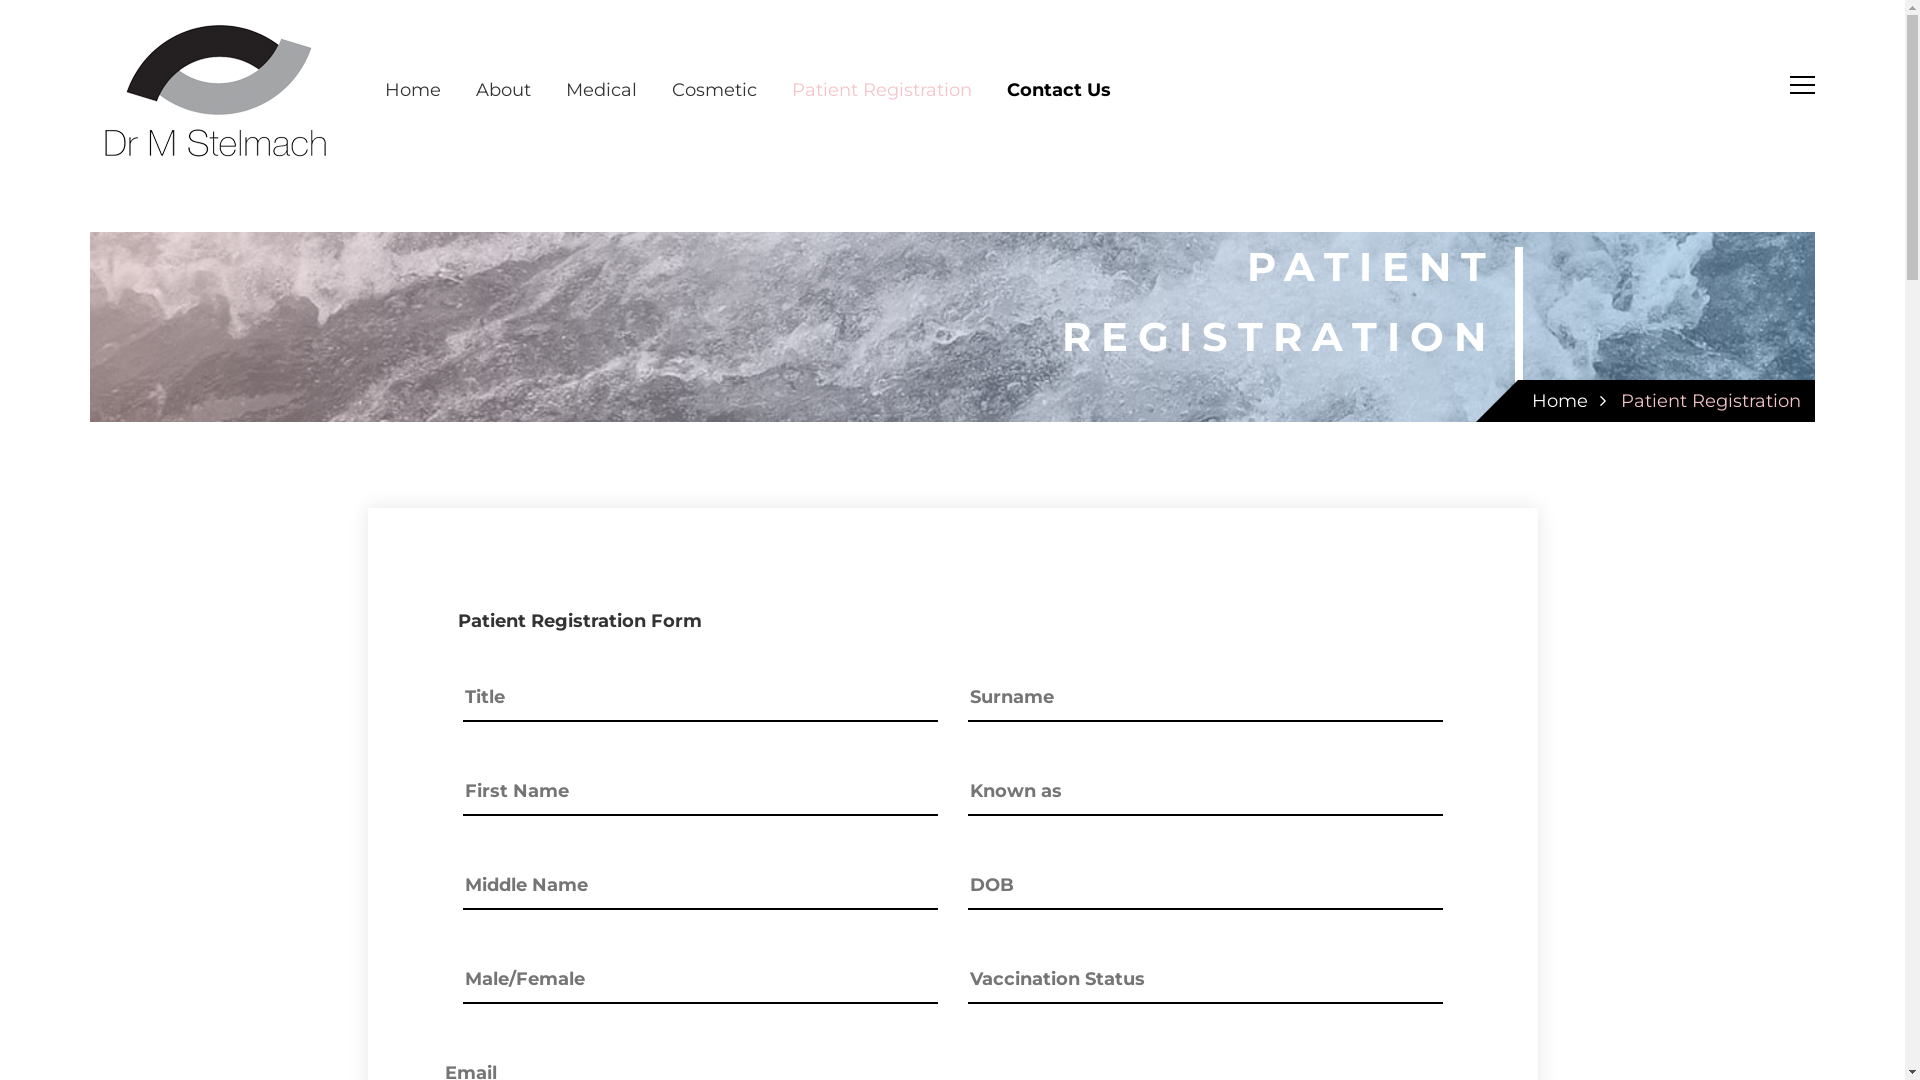 Image resolution: width=1920 pixels, height=1080 pixels. I want to click on 'Home', so click(1559, 401).